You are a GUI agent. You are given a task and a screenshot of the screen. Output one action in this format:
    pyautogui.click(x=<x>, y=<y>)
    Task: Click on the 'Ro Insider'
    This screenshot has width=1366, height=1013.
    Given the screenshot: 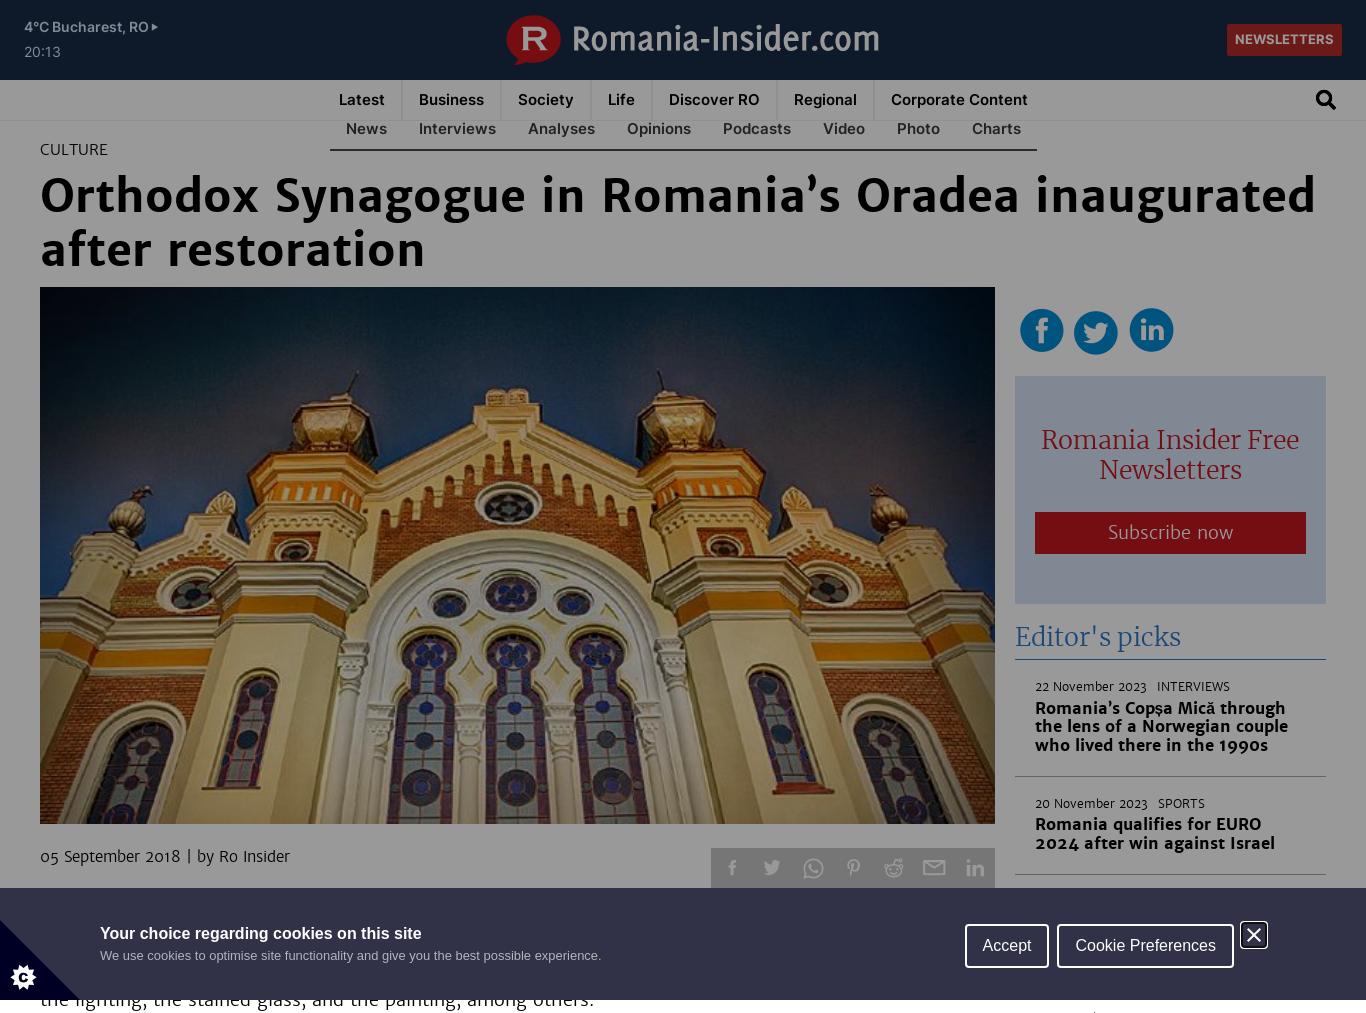 What is the action you would take?
    pyautogui.click(x=254, y=854)
    